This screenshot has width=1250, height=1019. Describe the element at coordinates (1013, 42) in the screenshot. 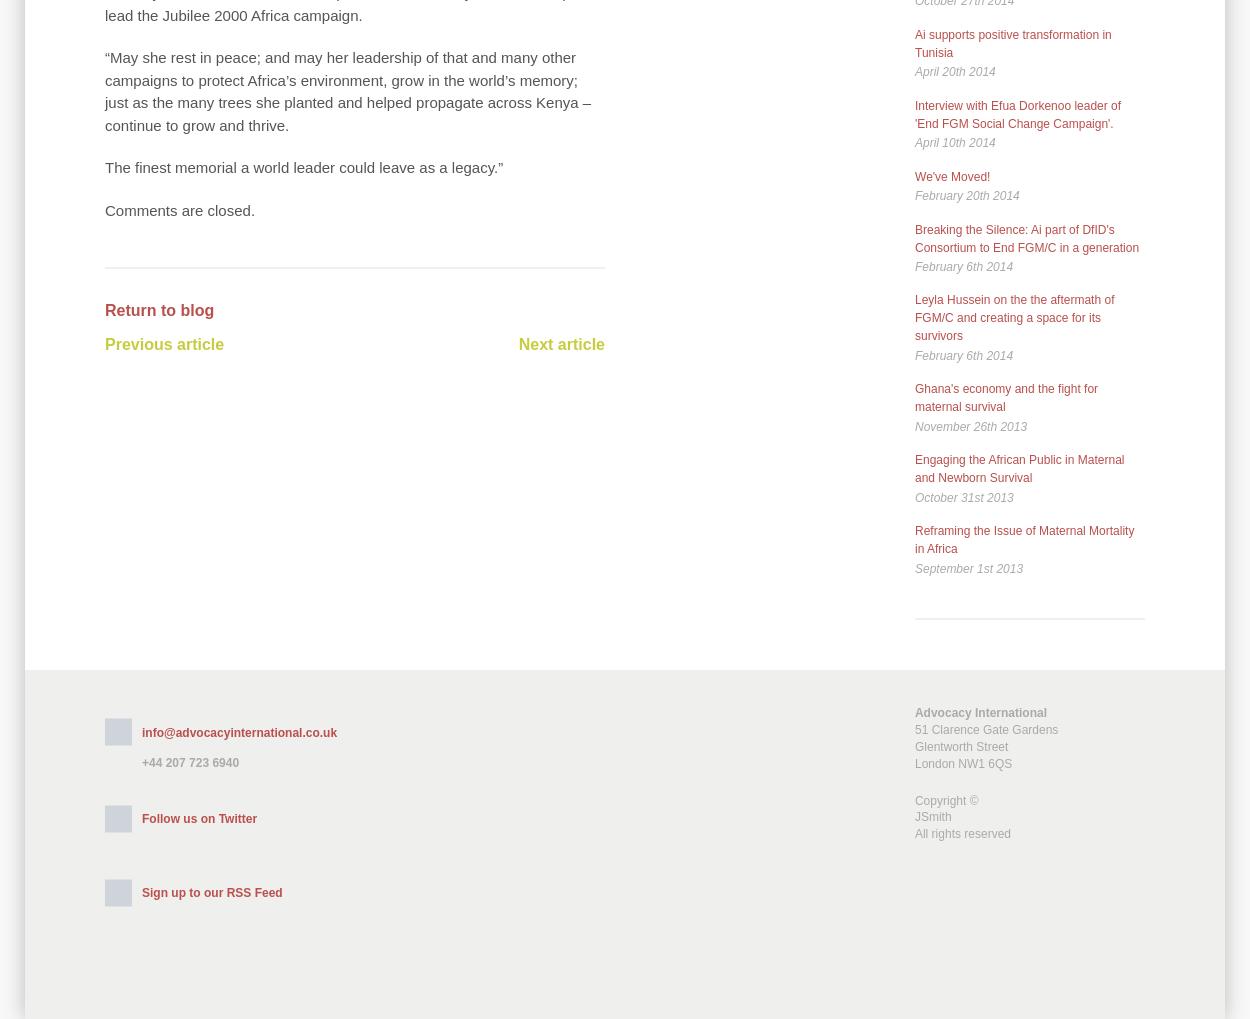

I see `'Ai supports positive transformation in Tunisia'` at that location.